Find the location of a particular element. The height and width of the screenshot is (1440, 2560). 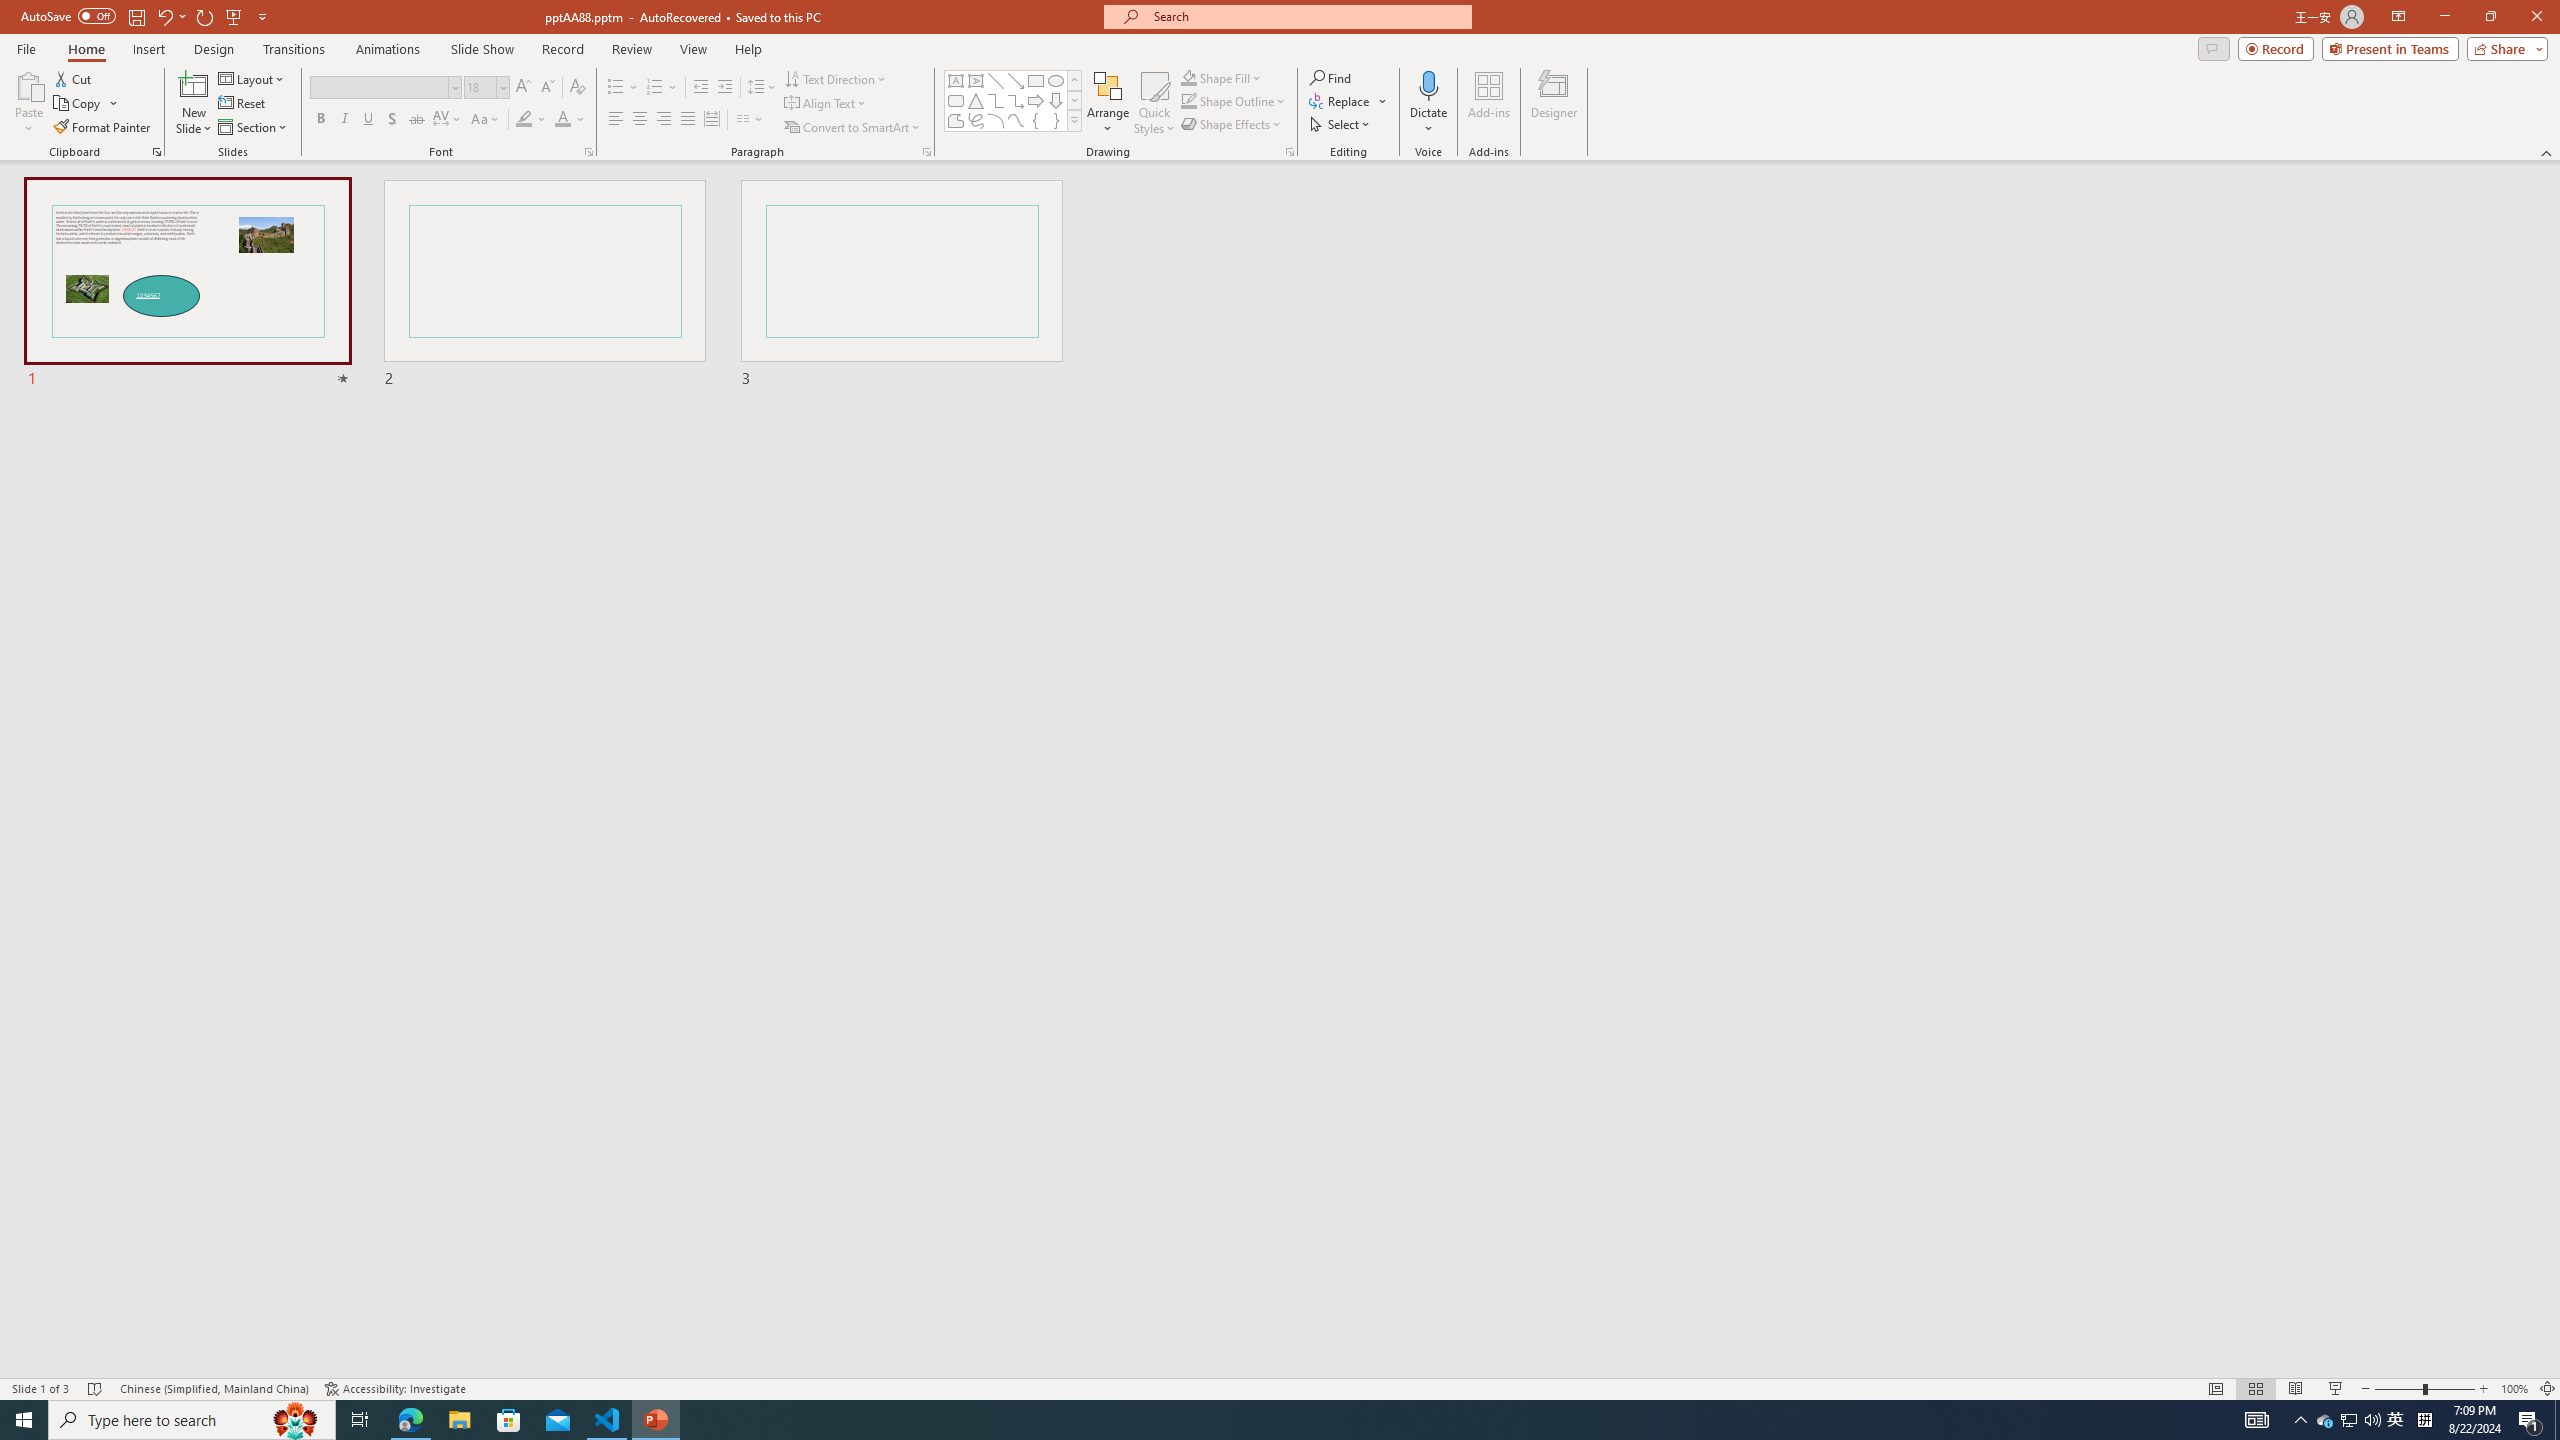

'Shape Outline' is located at coordinates (1232, 99).